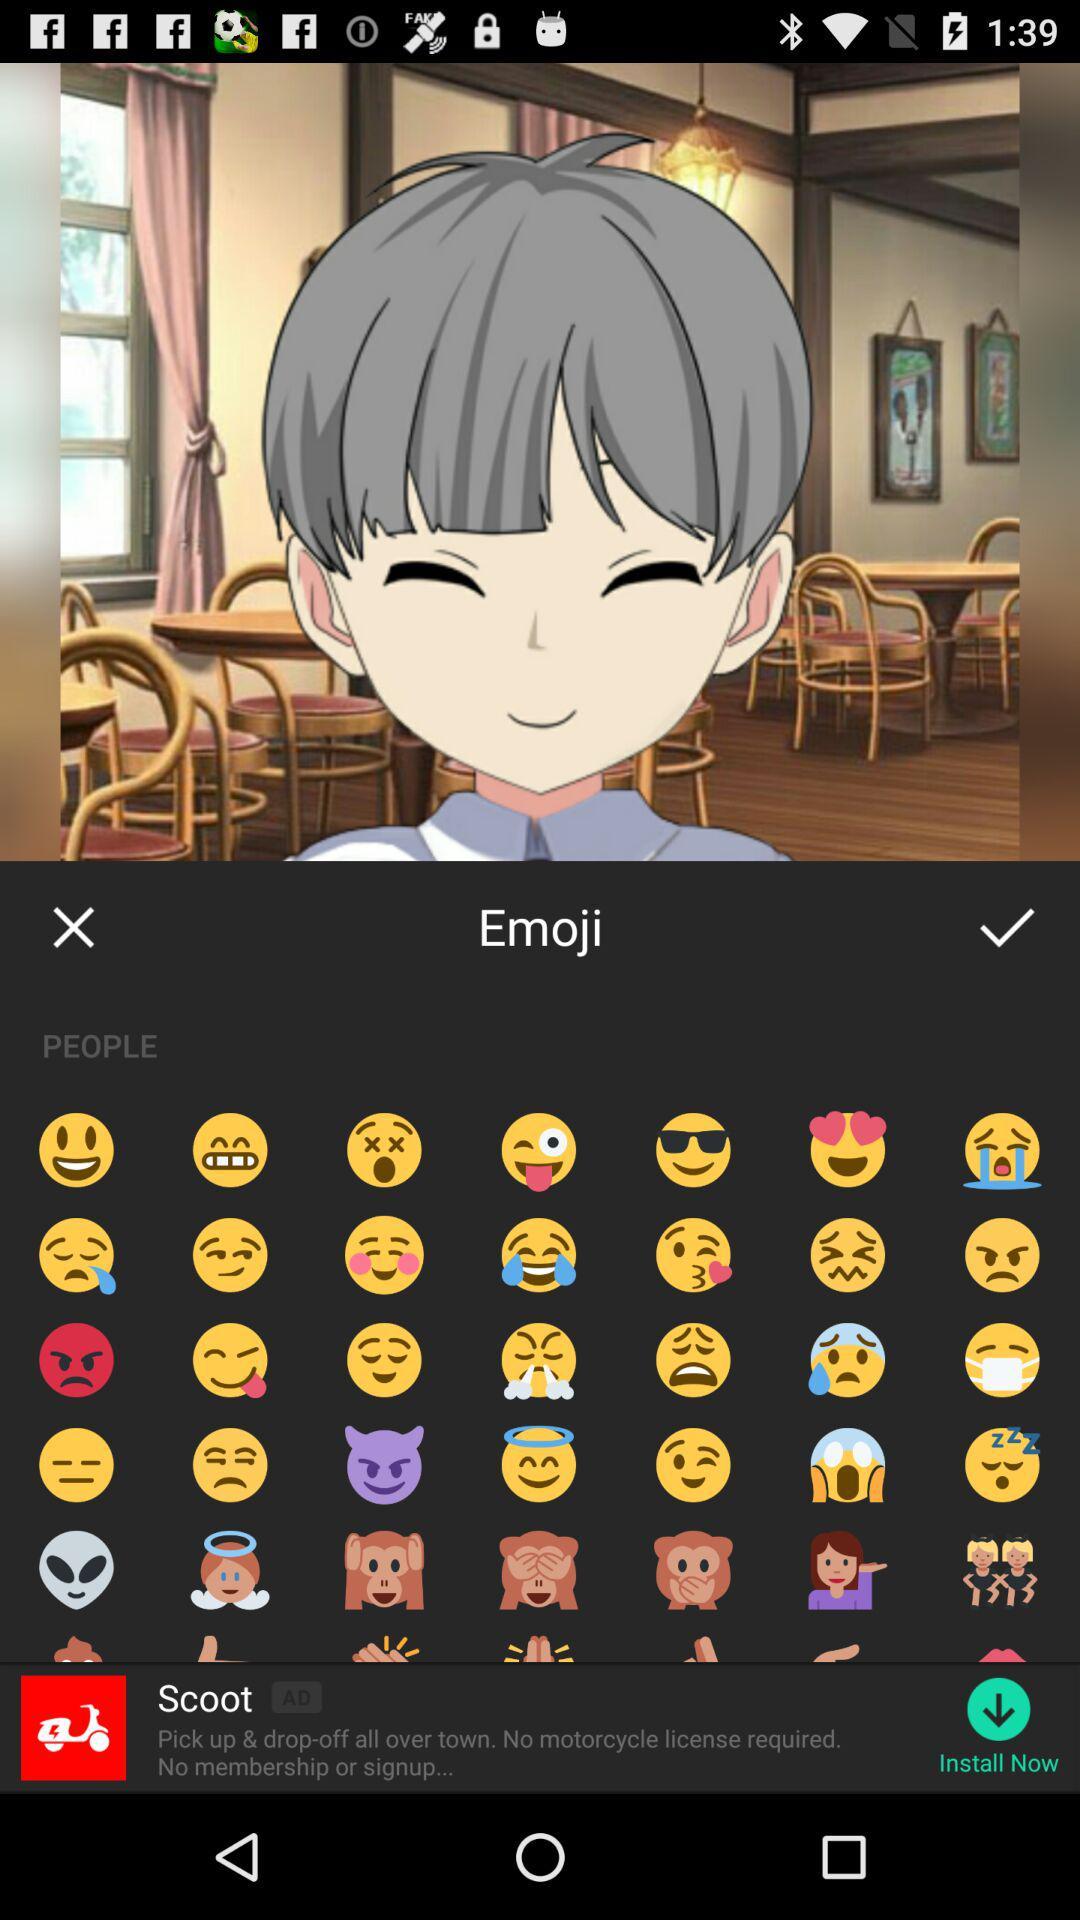  Describe the element at coordinates (72, 925) in the screenshot. I see `the item above people icon` at that location.